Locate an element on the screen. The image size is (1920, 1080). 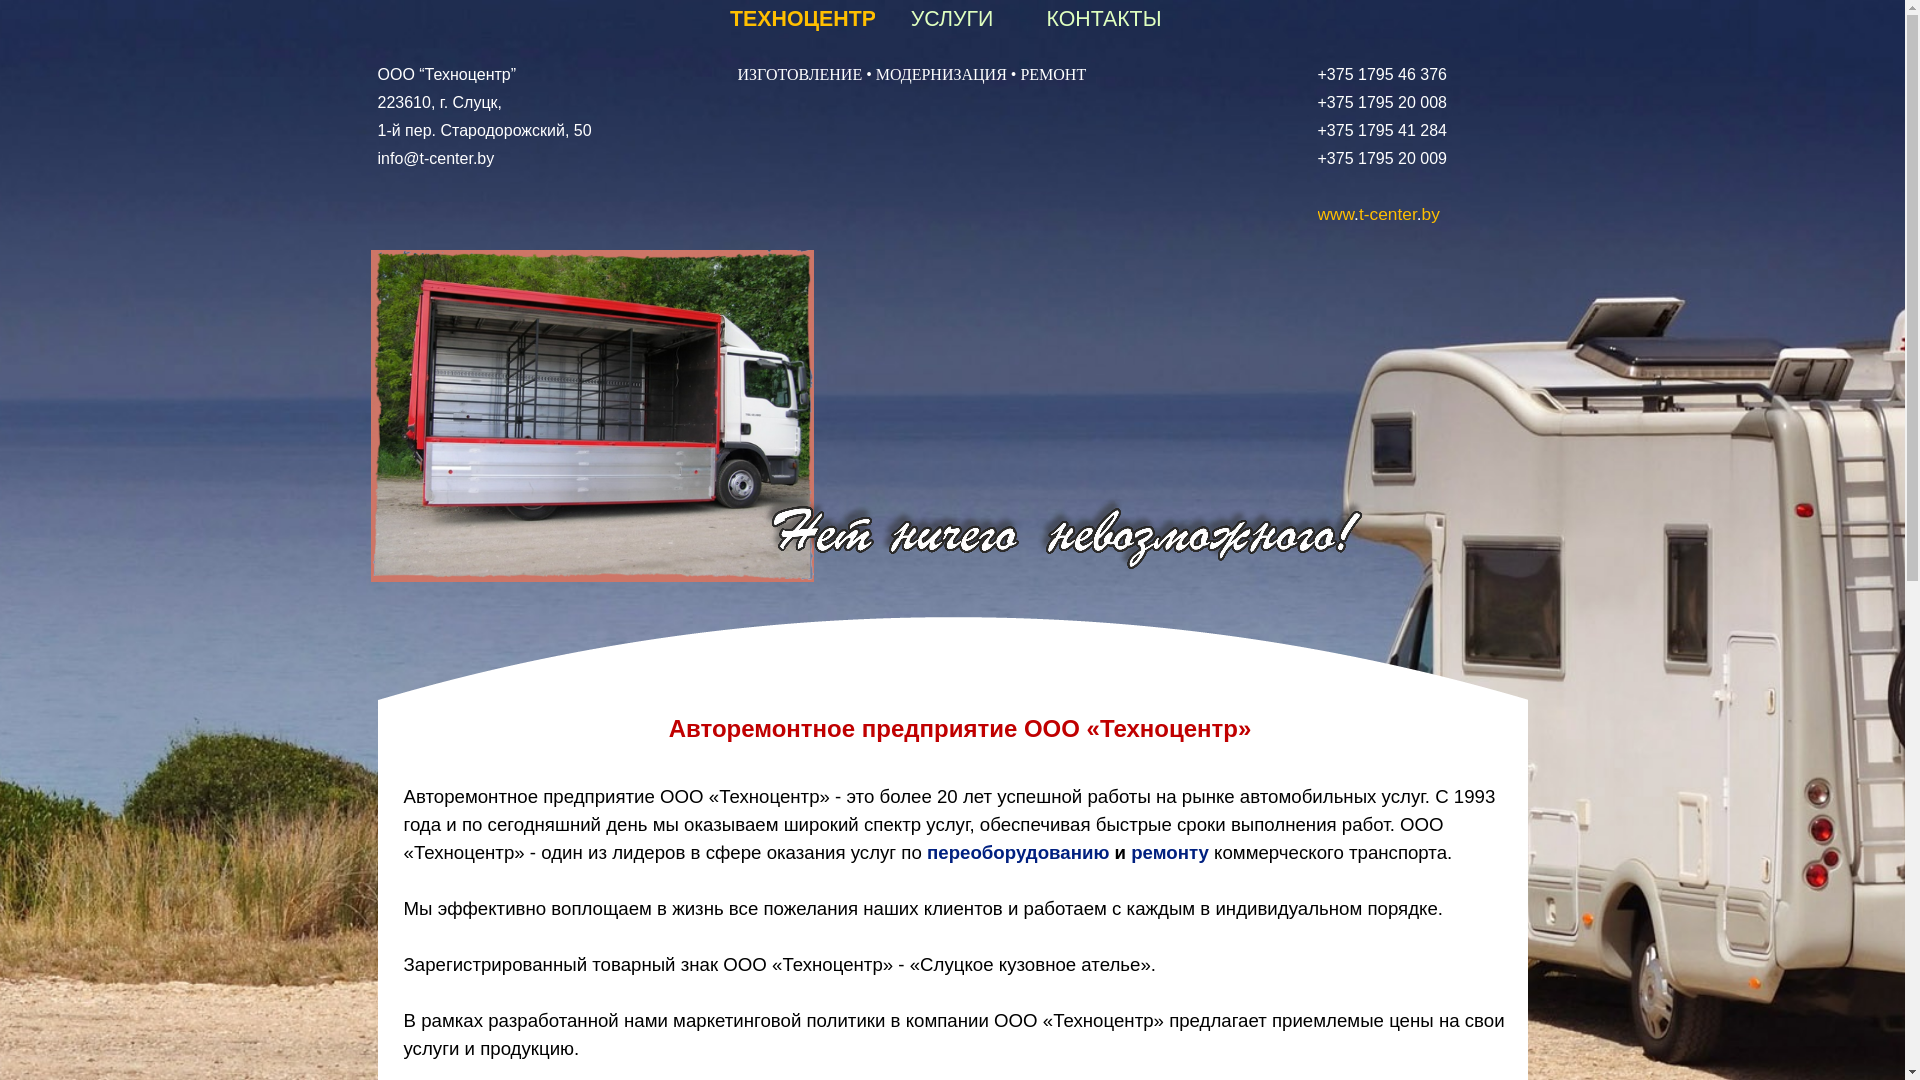
'www.t-center.by' is located at coordinates (1318, 213).